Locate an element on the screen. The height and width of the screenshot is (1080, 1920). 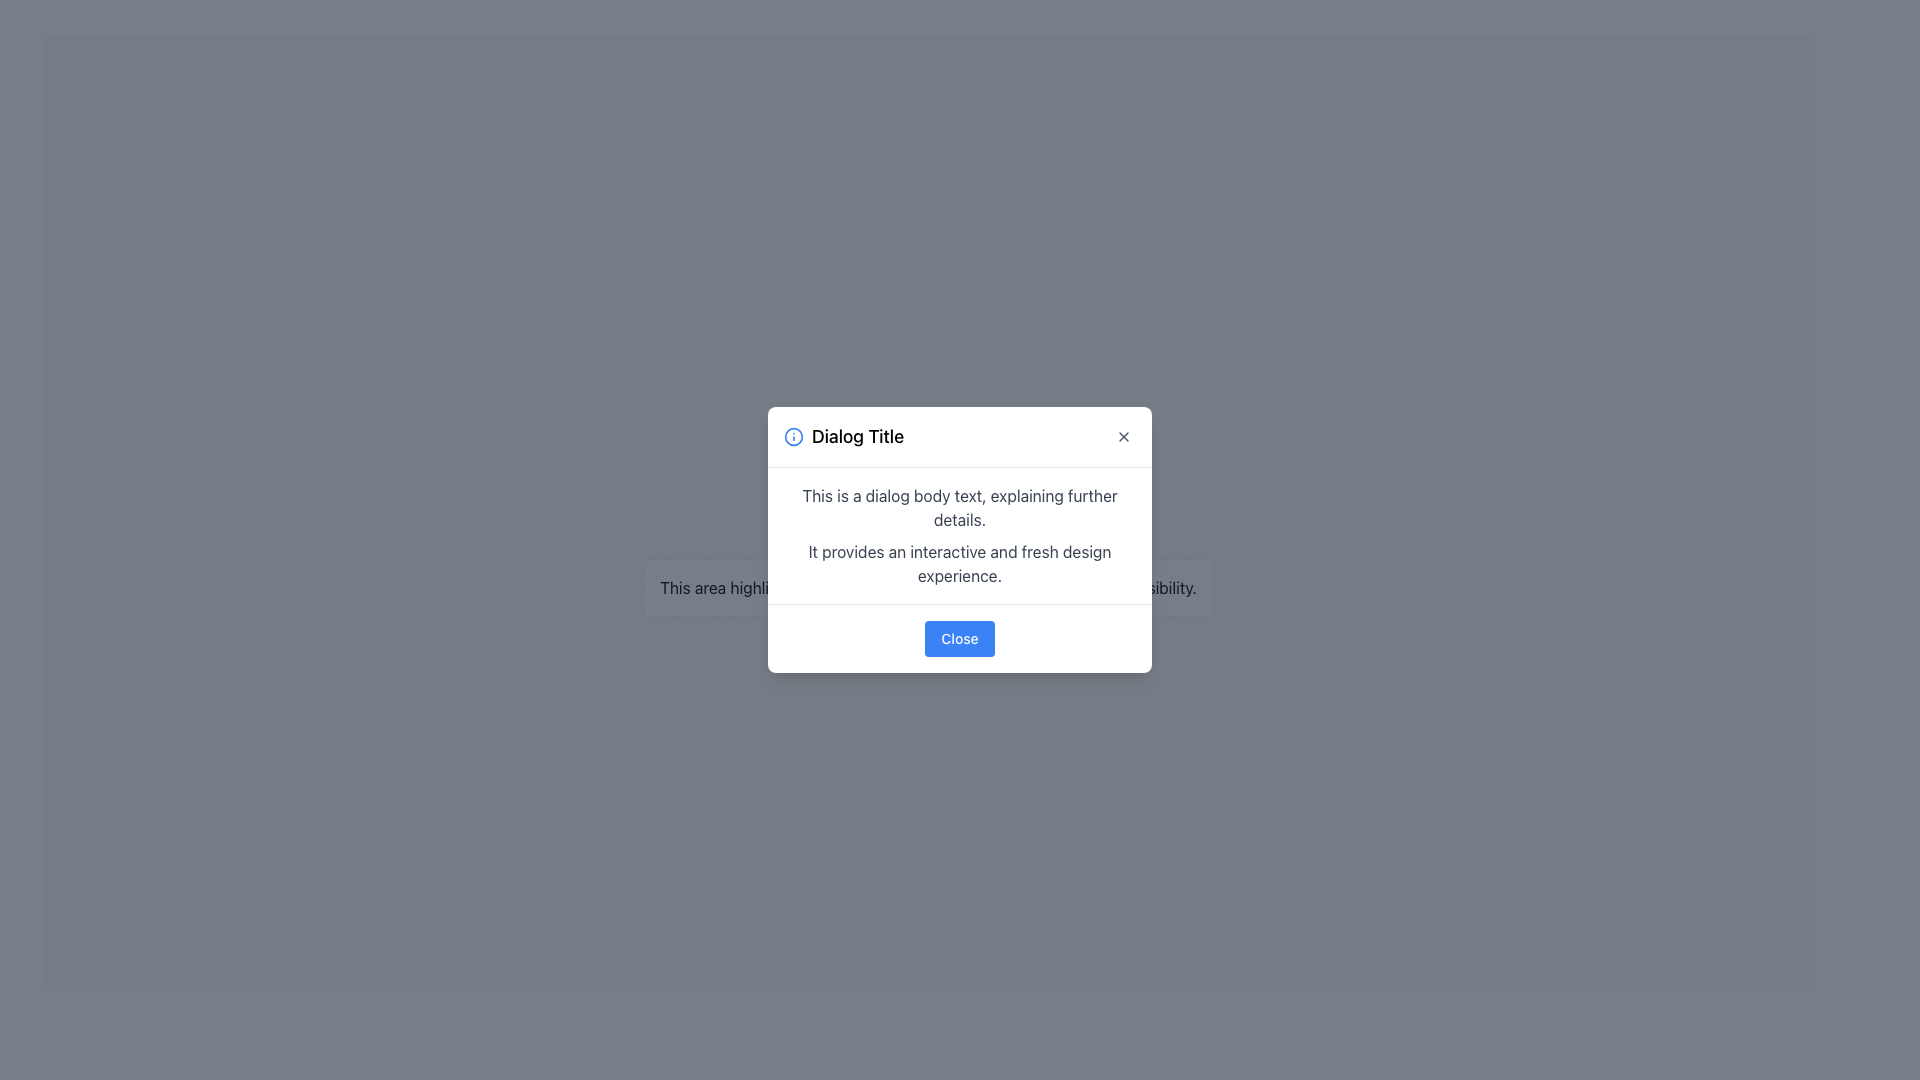
the 'Close' button at the bottom-center of the dialog box to activate its hover effect, changing its background color is located at coordinates (960, 639).